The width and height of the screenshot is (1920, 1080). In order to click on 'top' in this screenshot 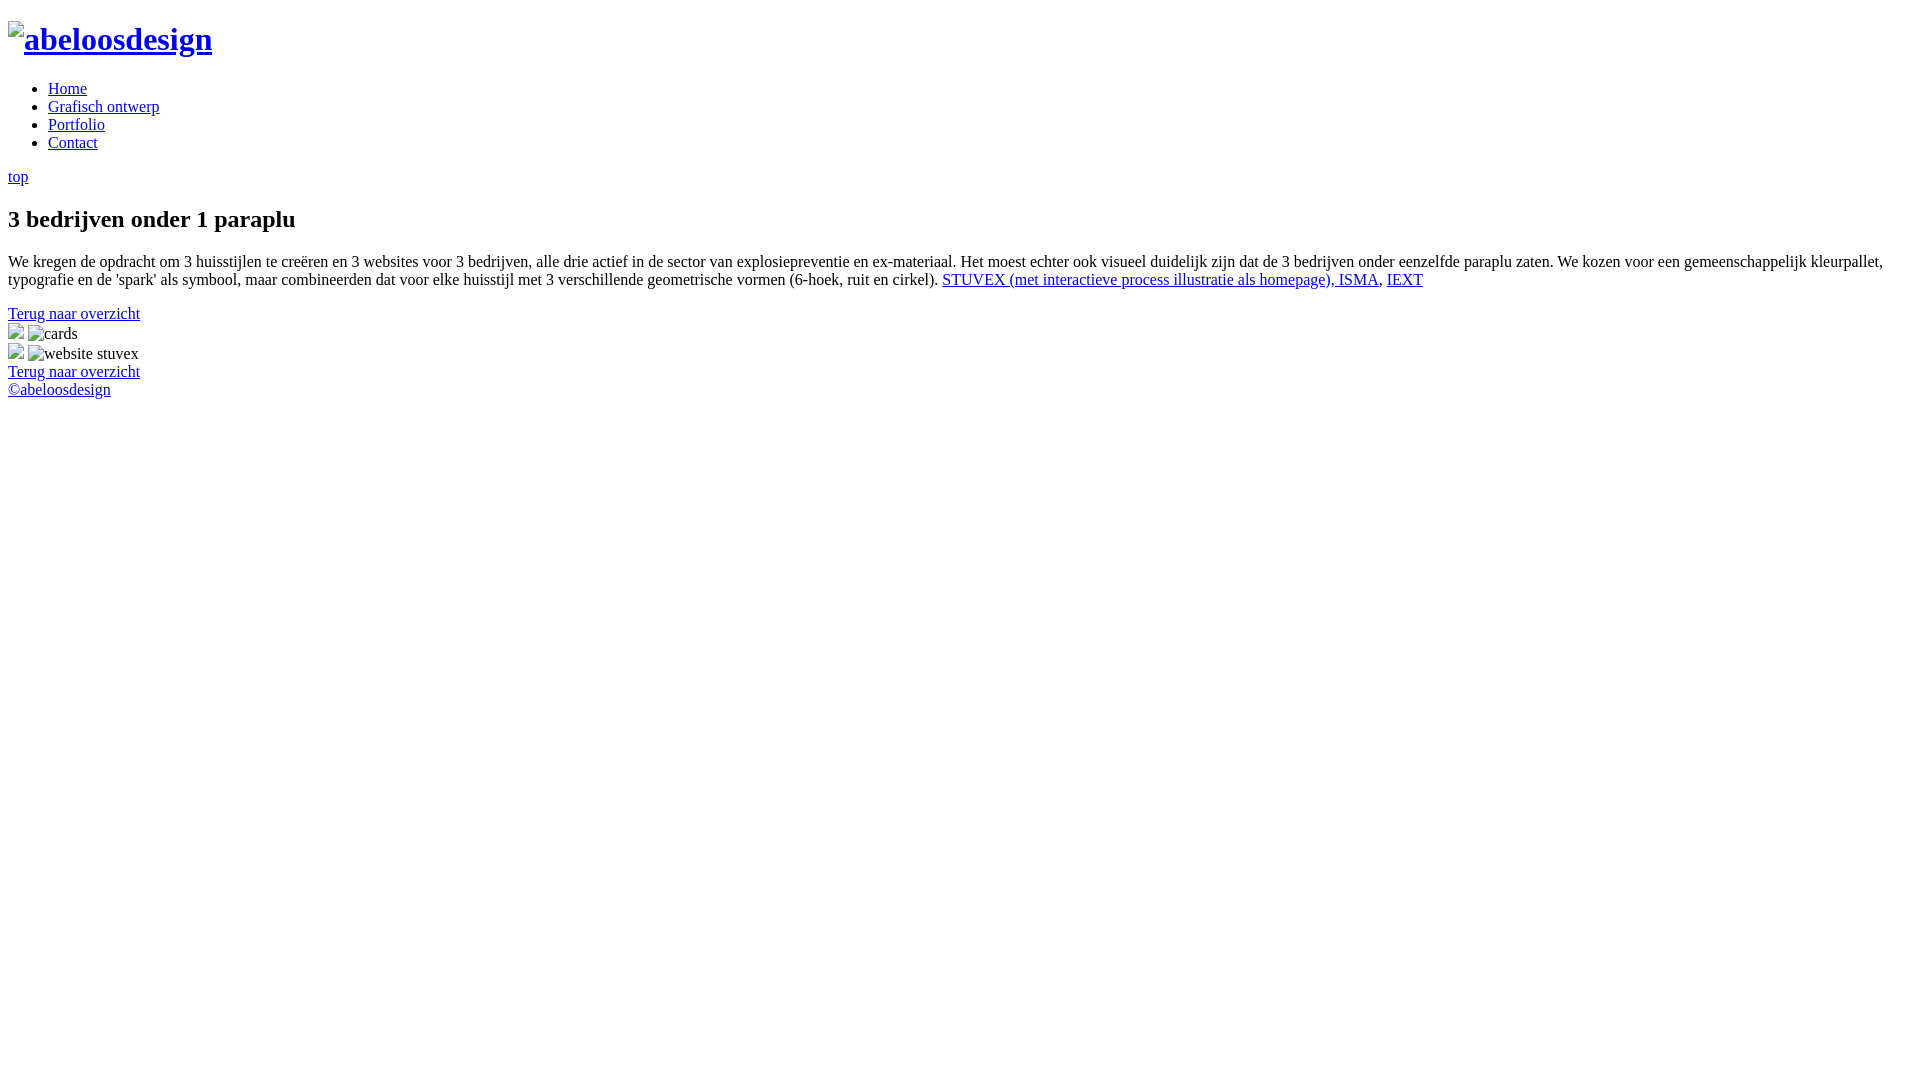, I will do `click(18, 175)`.